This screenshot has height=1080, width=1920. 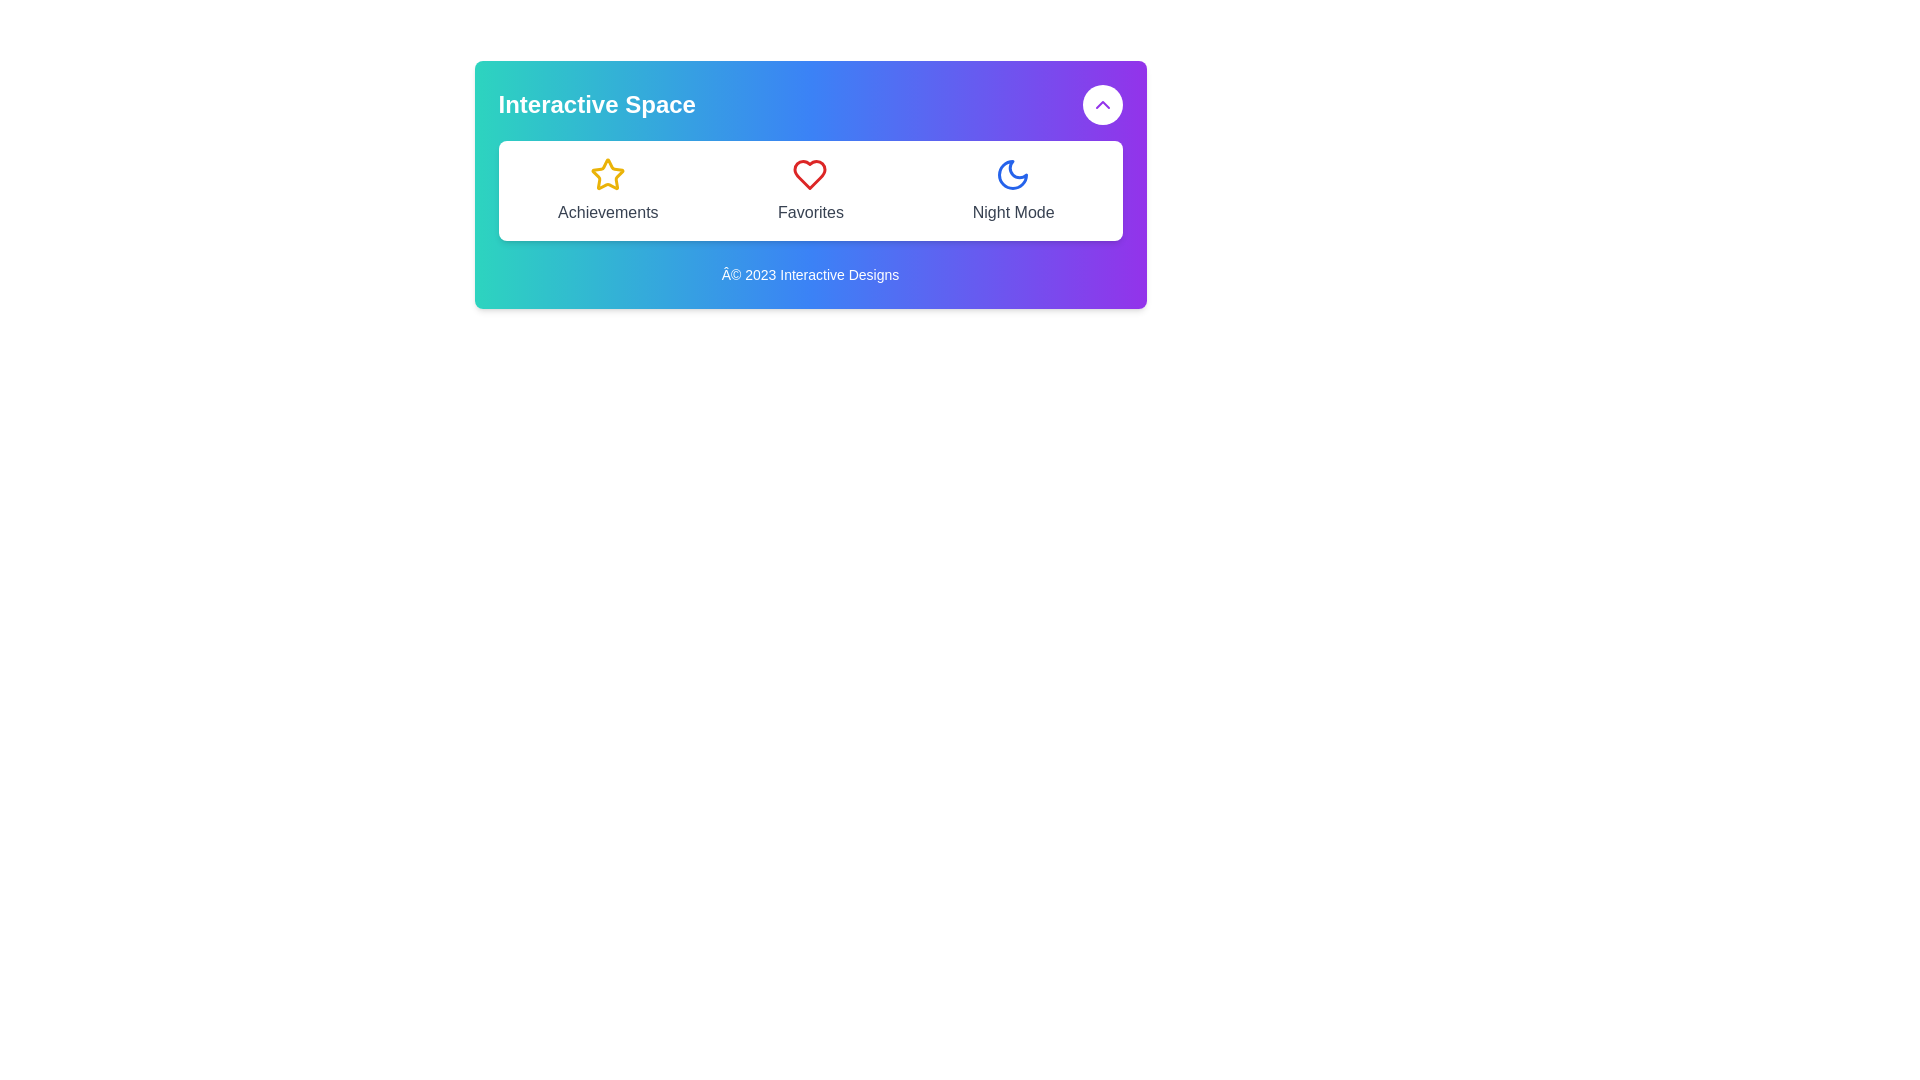 I want to click on the circular button with a white background and purple outline, which contains an upward-pointing chevron icon, so click(x=1101, y=104).